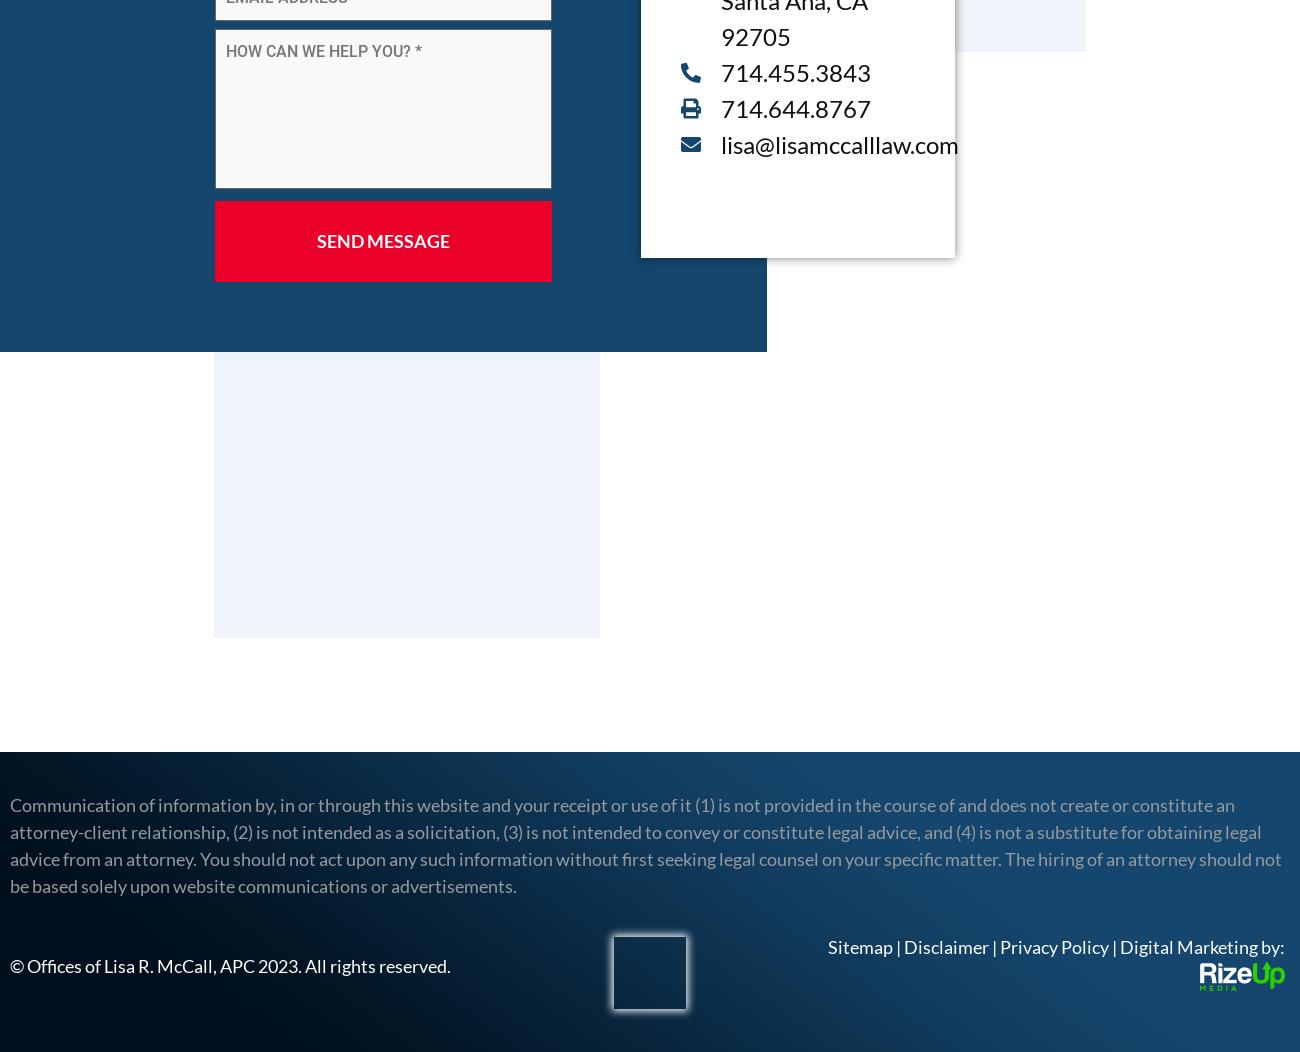 Image resolution: width=1300 pixels, height=1052 pixels. I want to click on '© Offices of Lisa R. McCall, APC 2023. All rights reserved.', so click(229, 963).